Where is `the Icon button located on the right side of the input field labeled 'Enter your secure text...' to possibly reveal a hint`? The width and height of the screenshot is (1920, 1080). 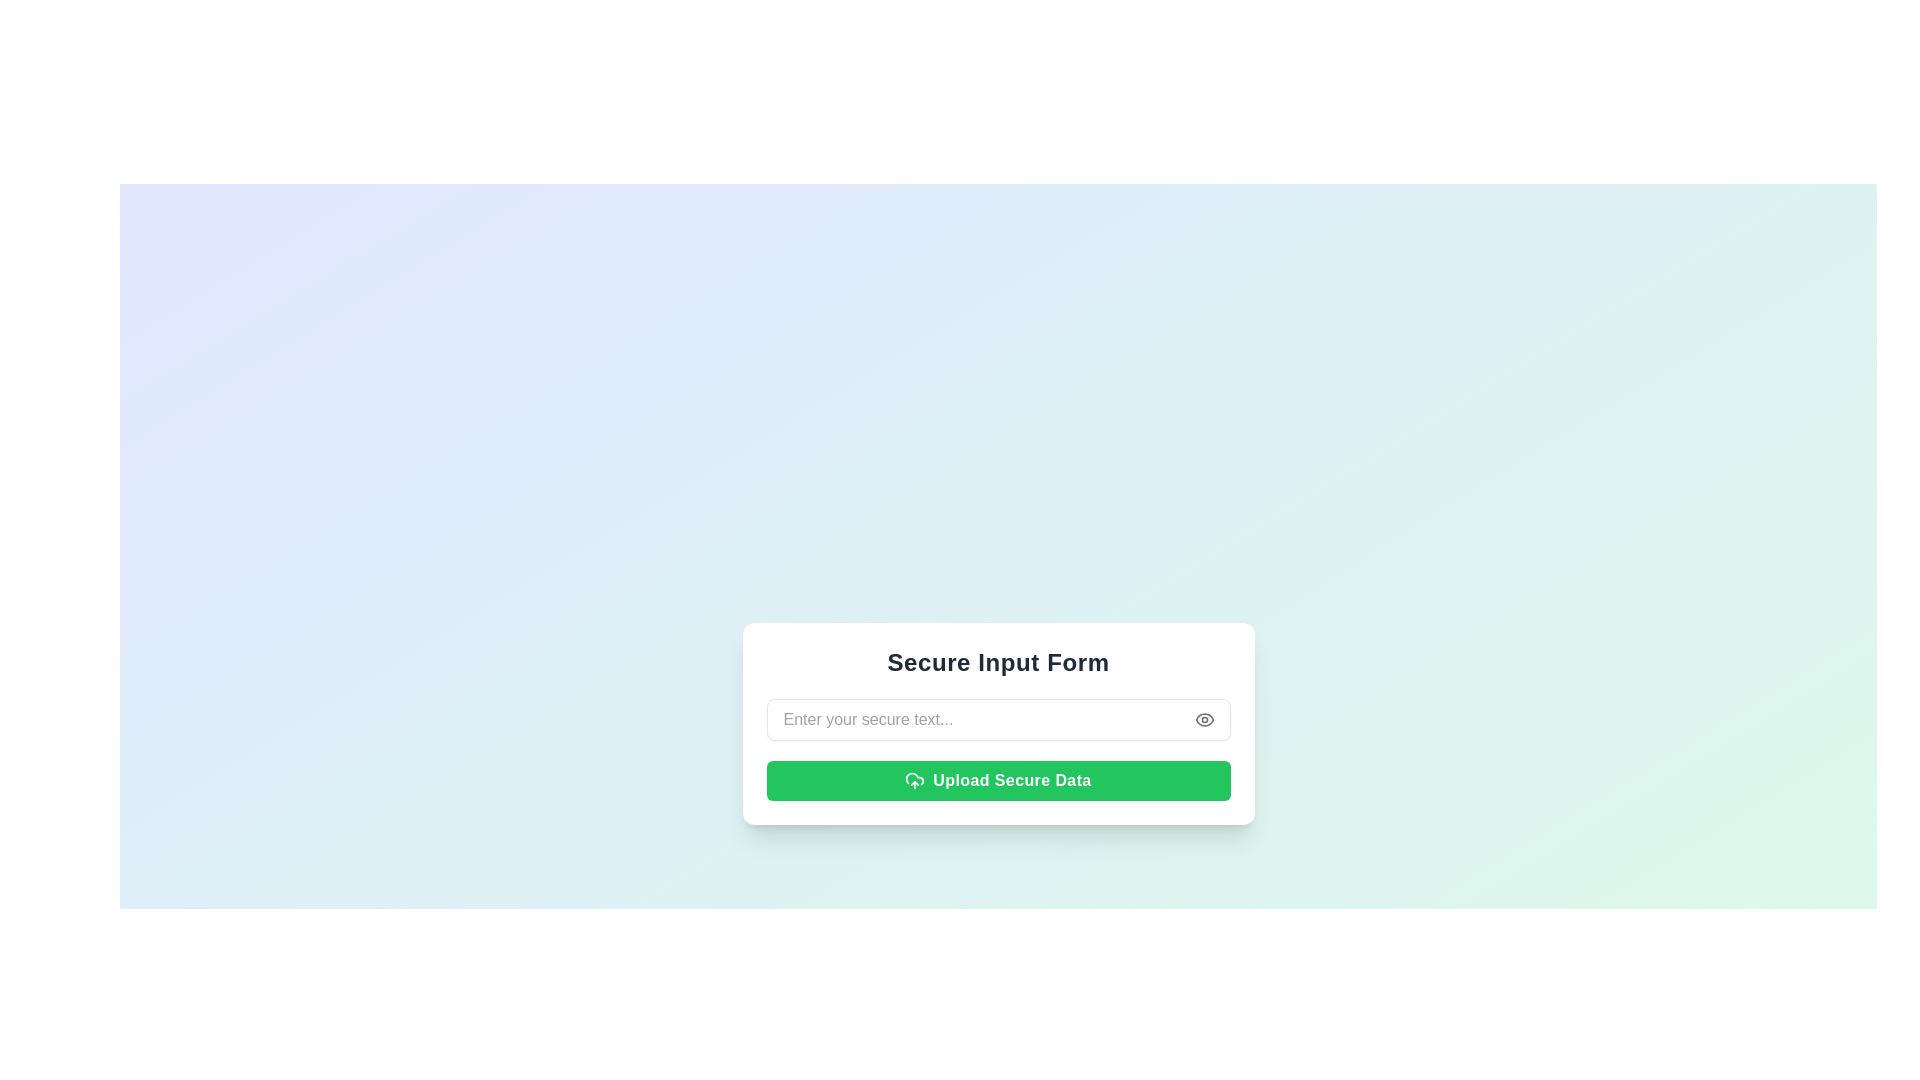
the Icon button located on the right side of the input field labeled 'Enter your secure text...' to possibly reveal a hint is located at coordinates (1203, 720).